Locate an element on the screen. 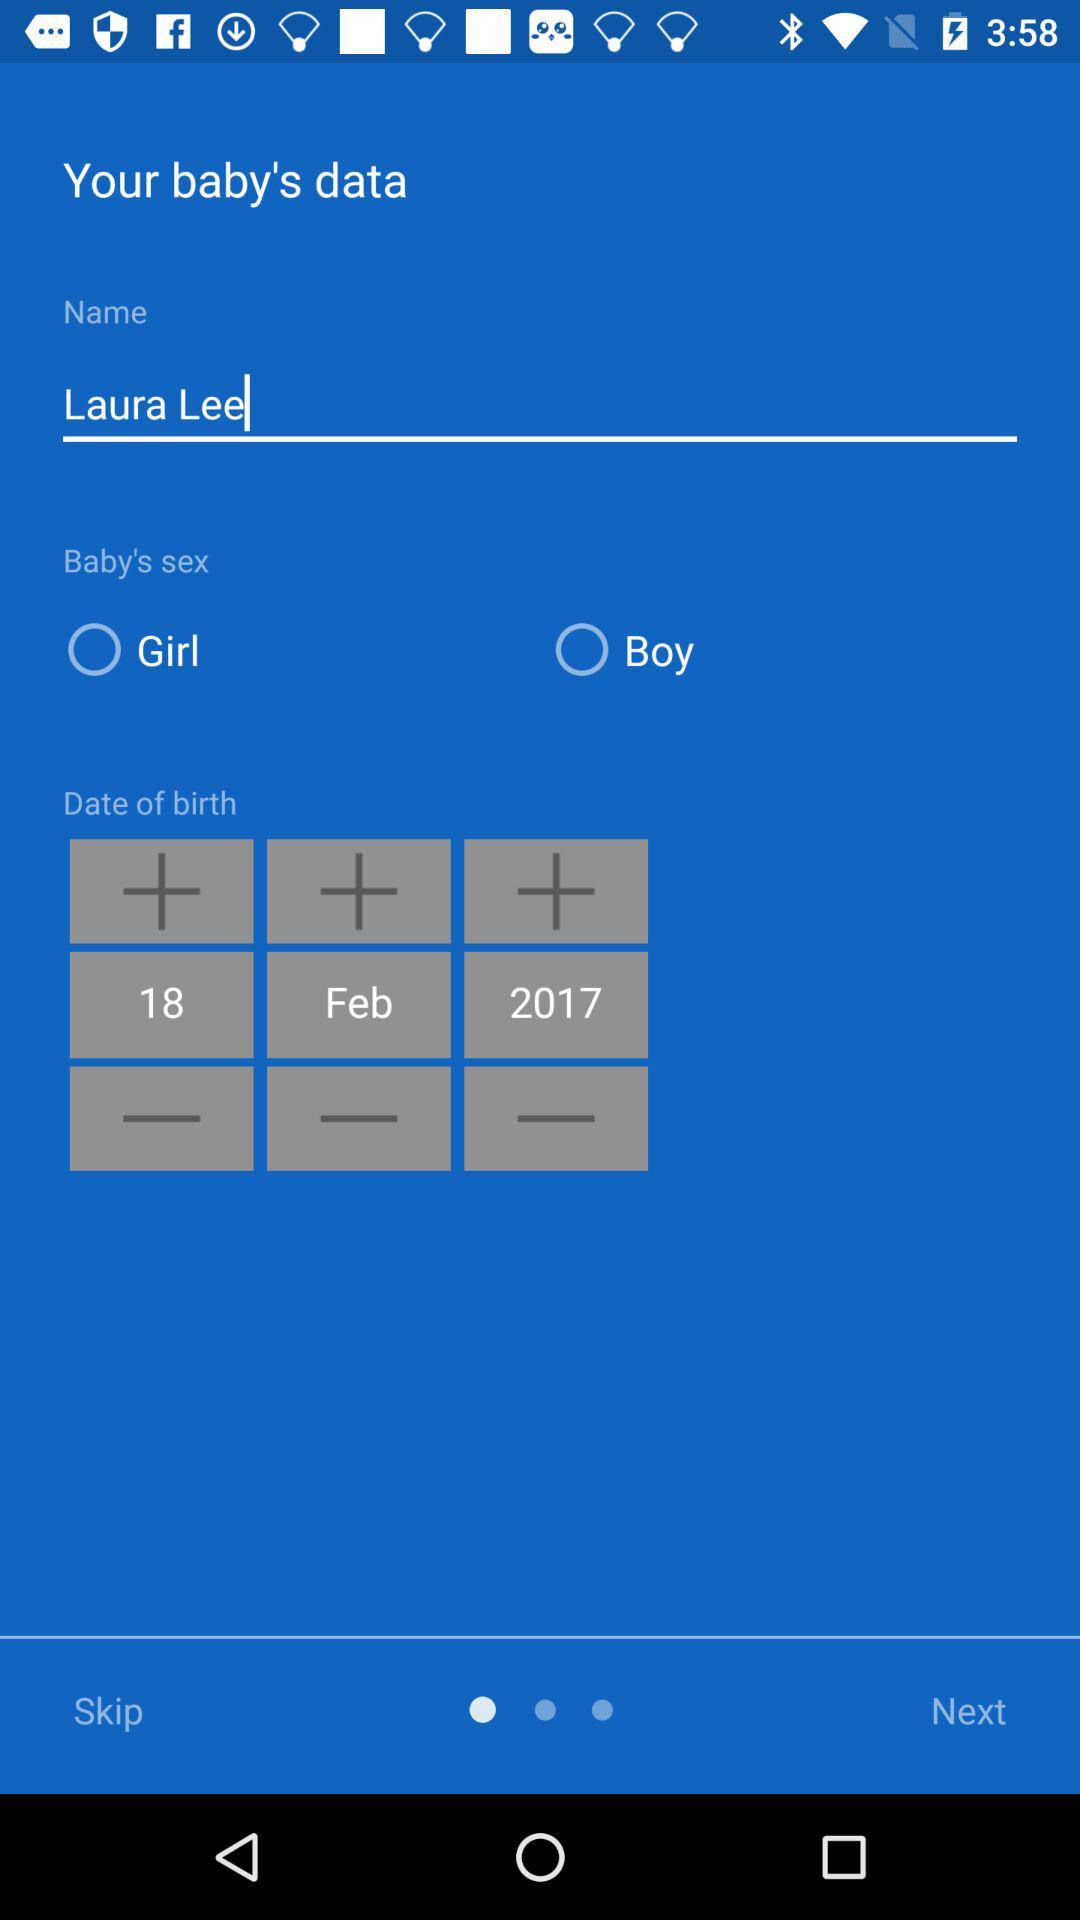 Image resolution: width=1080 pixels, height=1920 pixels. the skip is located at coordinates (135, 1708).